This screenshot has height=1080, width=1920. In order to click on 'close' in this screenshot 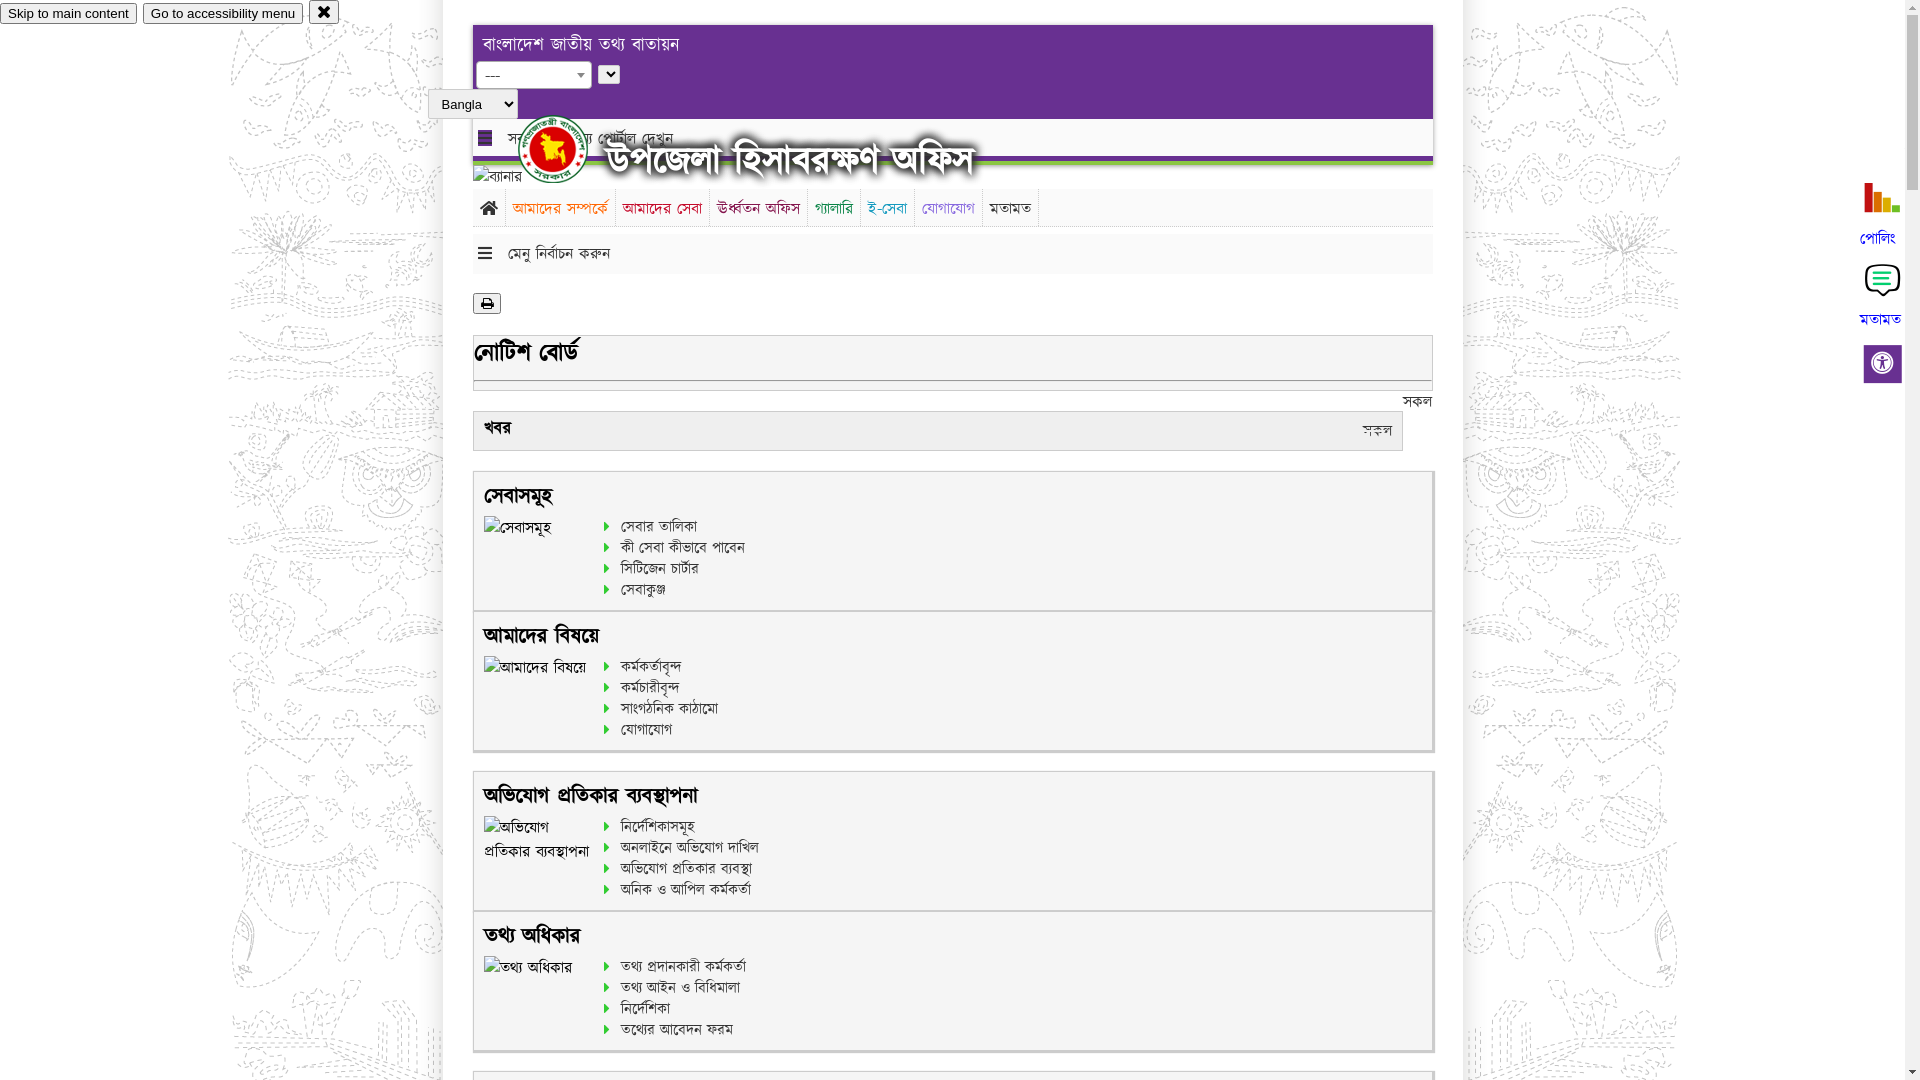, I will do `click(324, 11)`.